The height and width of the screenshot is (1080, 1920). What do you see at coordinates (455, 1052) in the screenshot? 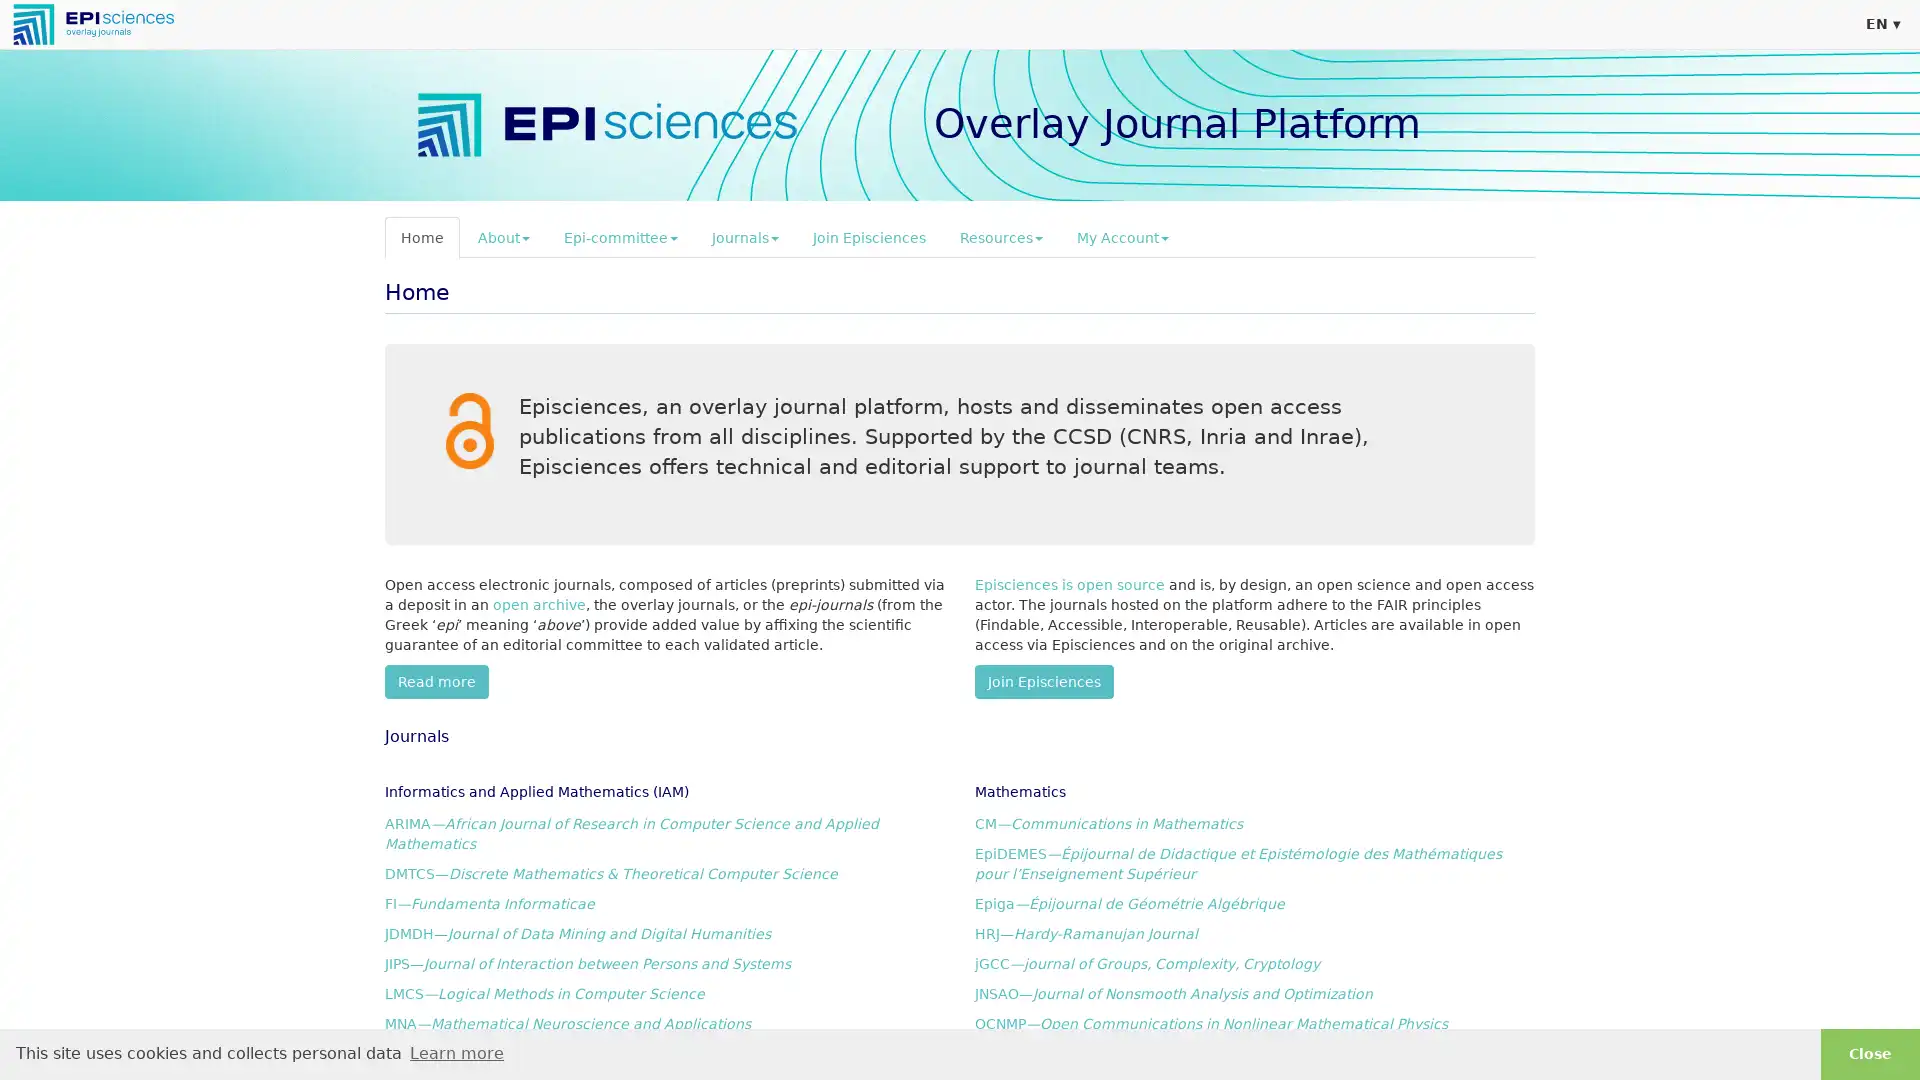
I see `learn more about cookies` at bounding box center [455, 1052].